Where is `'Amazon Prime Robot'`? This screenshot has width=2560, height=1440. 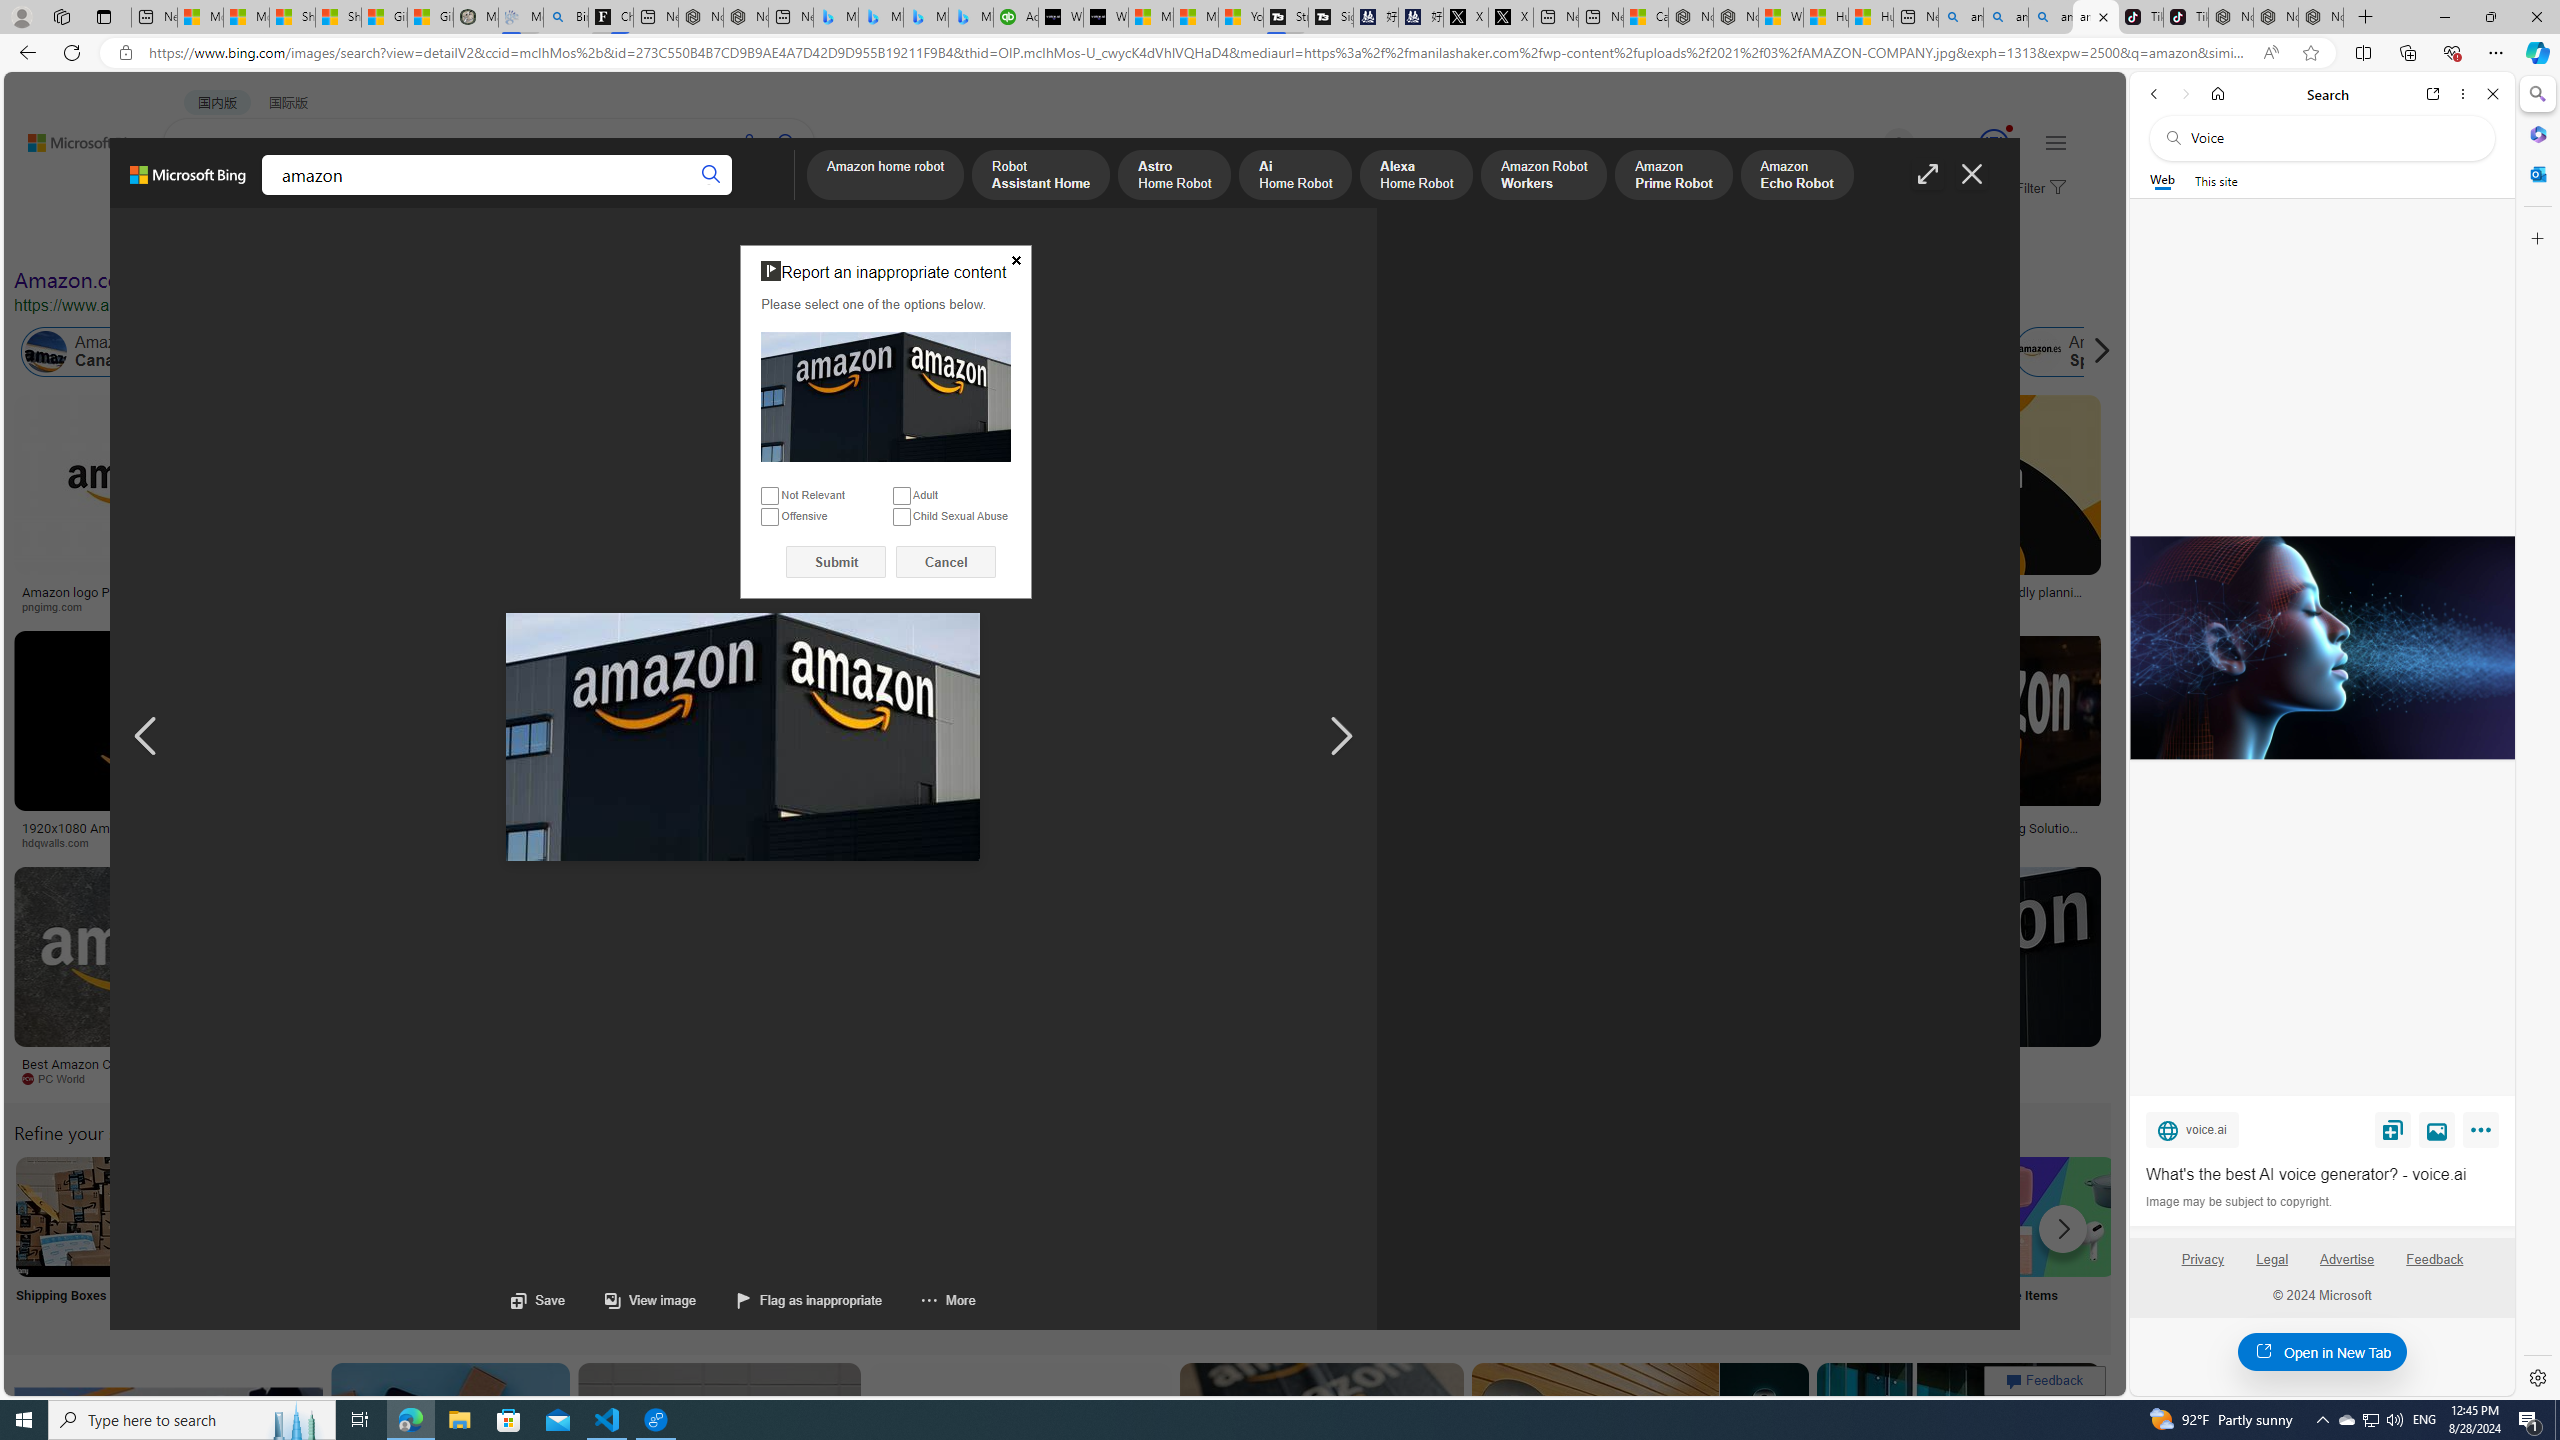 'Amazon Prime Robot' is located at coordinates (1674, 176).